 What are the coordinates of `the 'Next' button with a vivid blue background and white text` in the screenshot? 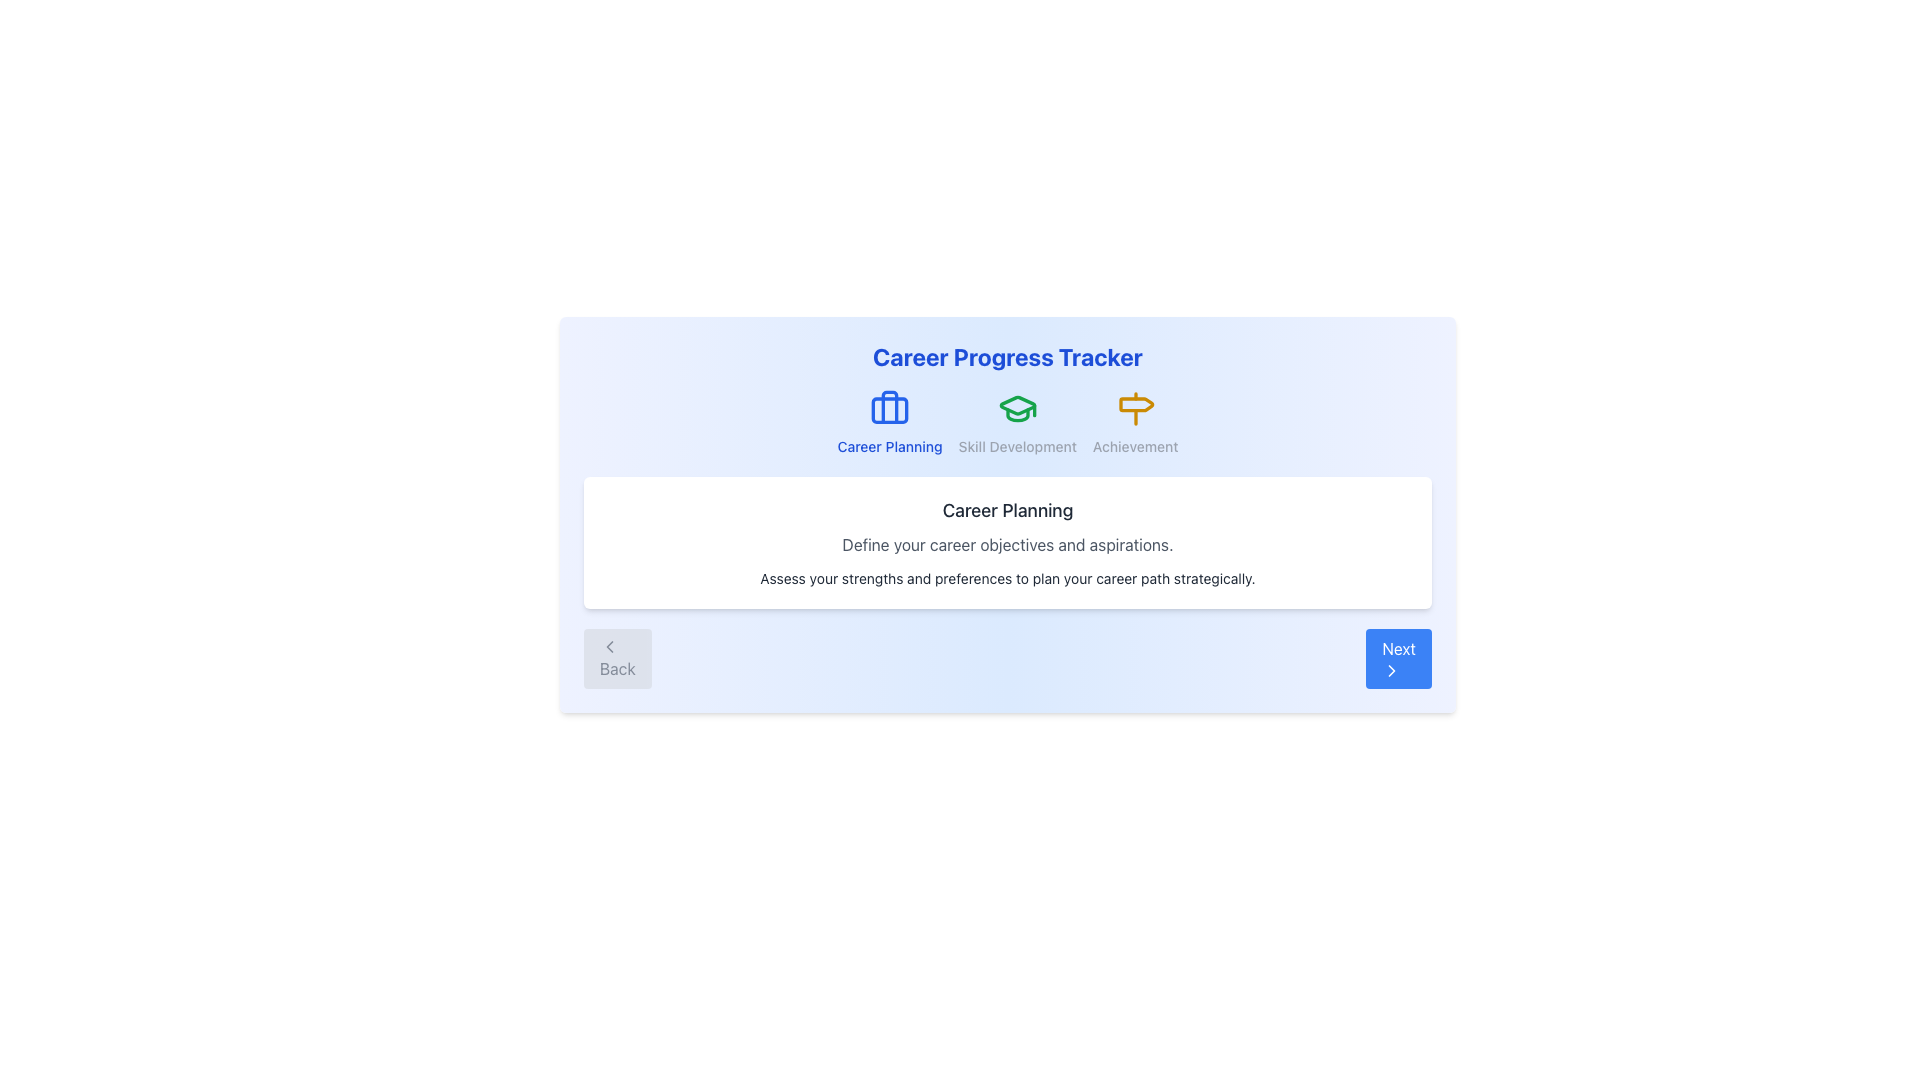 It's located at (1398, 659).